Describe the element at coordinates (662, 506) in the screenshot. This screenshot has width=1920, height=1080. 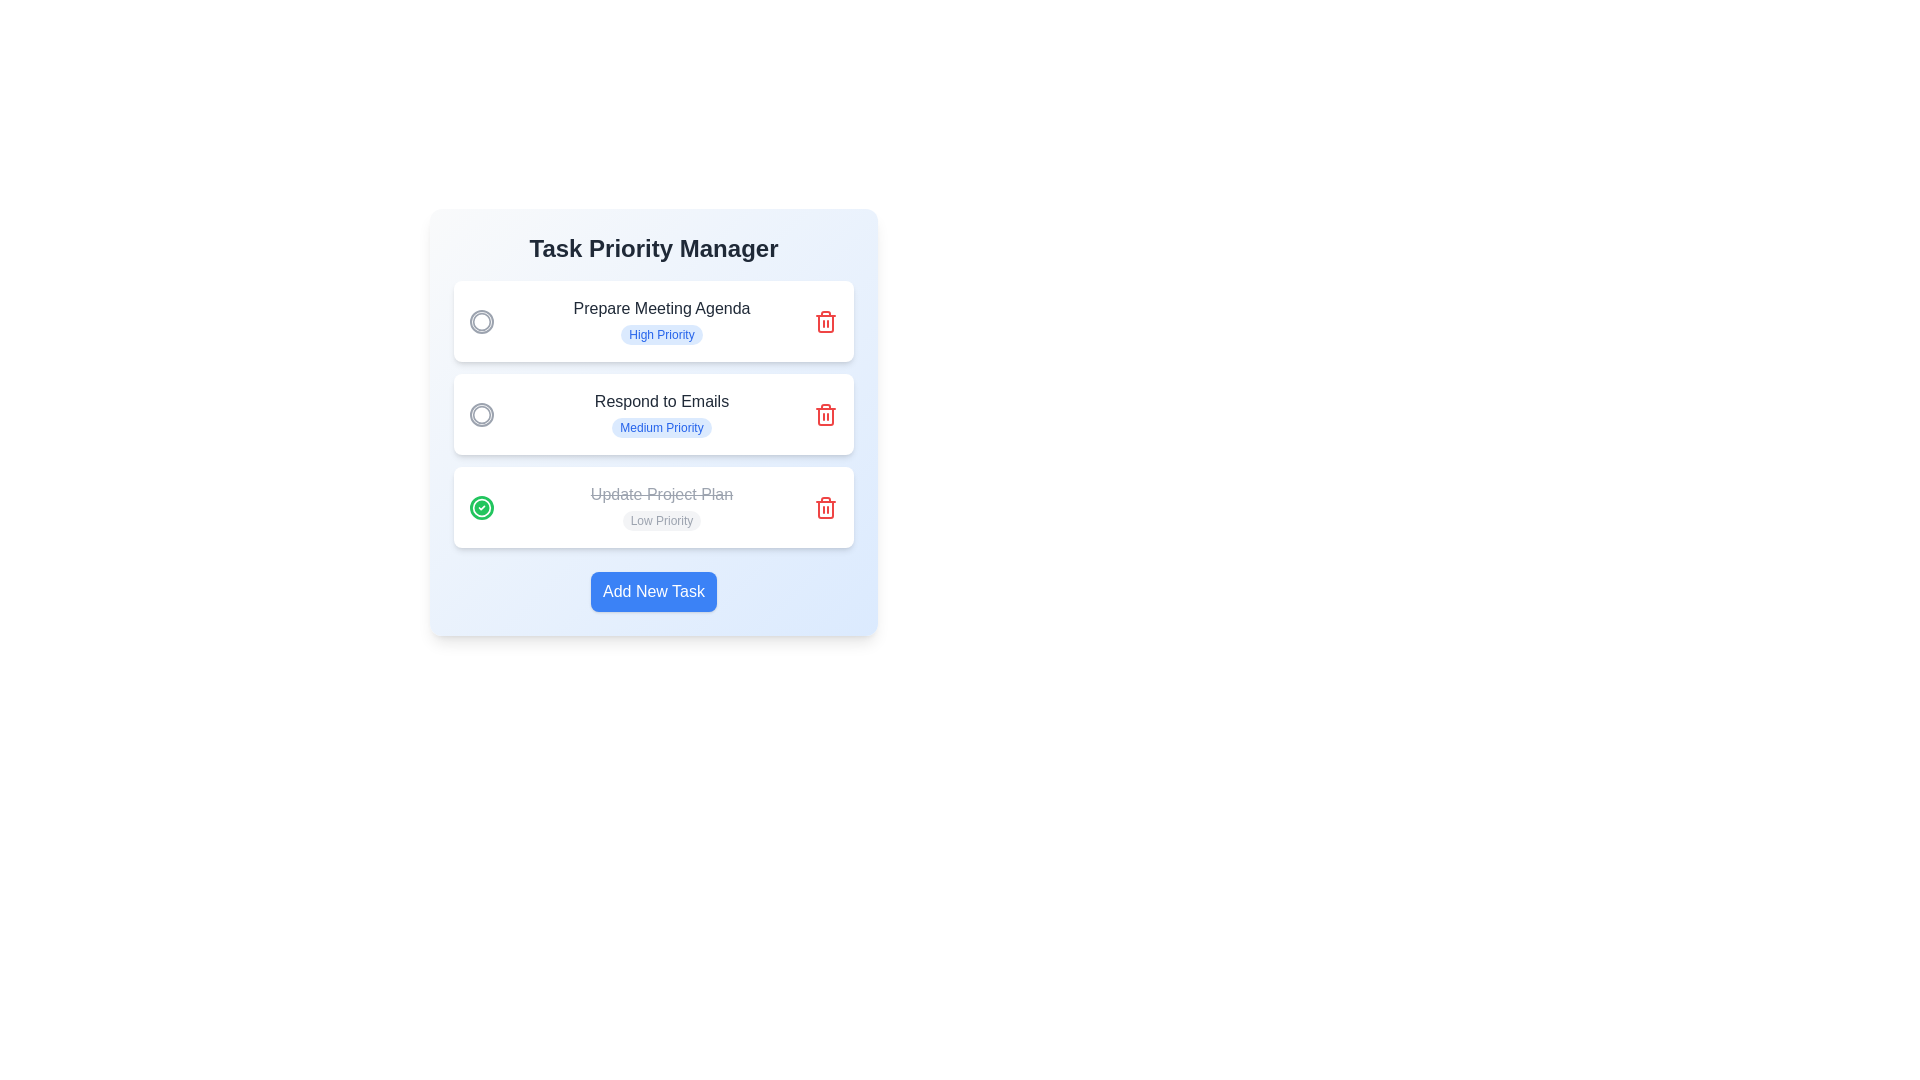
I see `the task list entry labeled 'Update Project Plan' with a strikethrough title and a 'Low Priority' label to associate it with other components` at that location.